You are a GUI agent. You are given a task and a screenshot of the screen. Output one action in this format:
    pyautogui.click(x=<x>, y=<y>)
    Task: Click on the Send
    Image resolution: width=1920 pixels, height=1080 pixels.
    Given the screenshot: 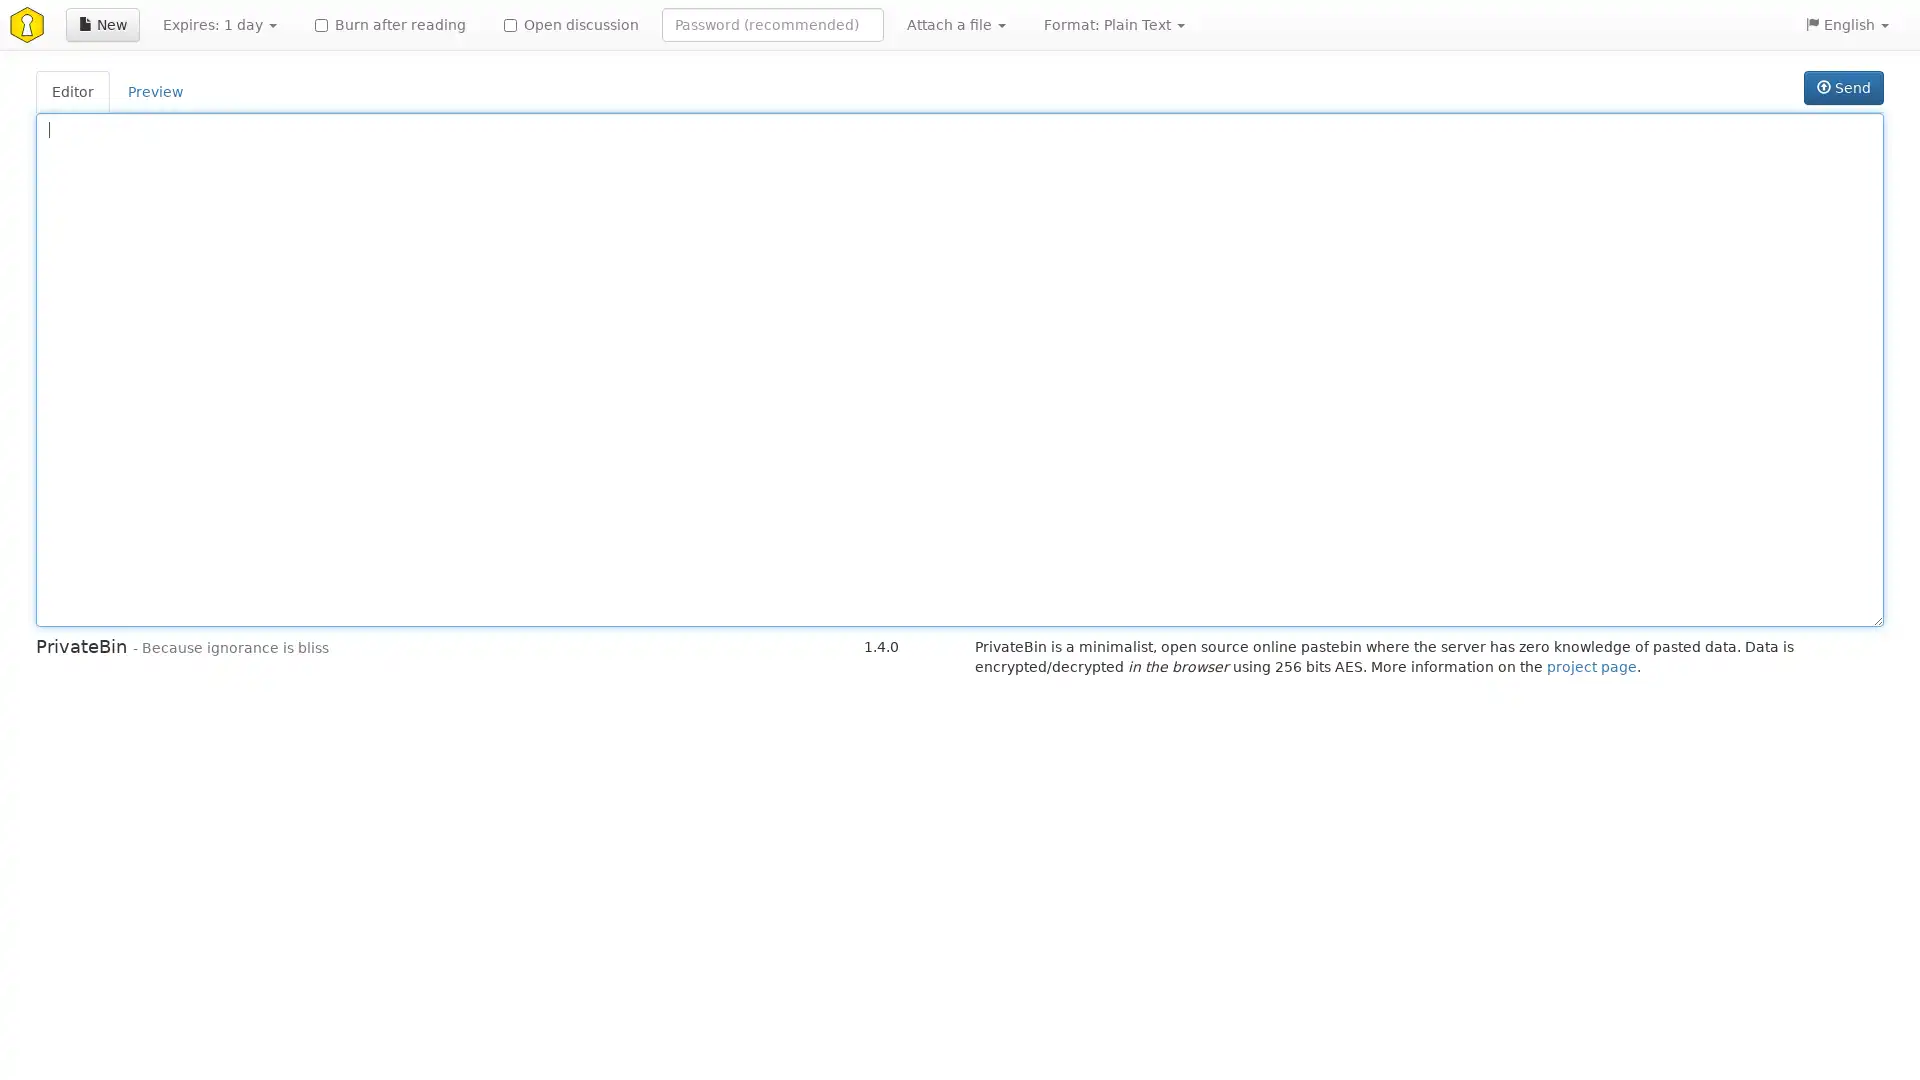 What is the action you would take?
    pyautogui.click(x=1842, y=87)
    